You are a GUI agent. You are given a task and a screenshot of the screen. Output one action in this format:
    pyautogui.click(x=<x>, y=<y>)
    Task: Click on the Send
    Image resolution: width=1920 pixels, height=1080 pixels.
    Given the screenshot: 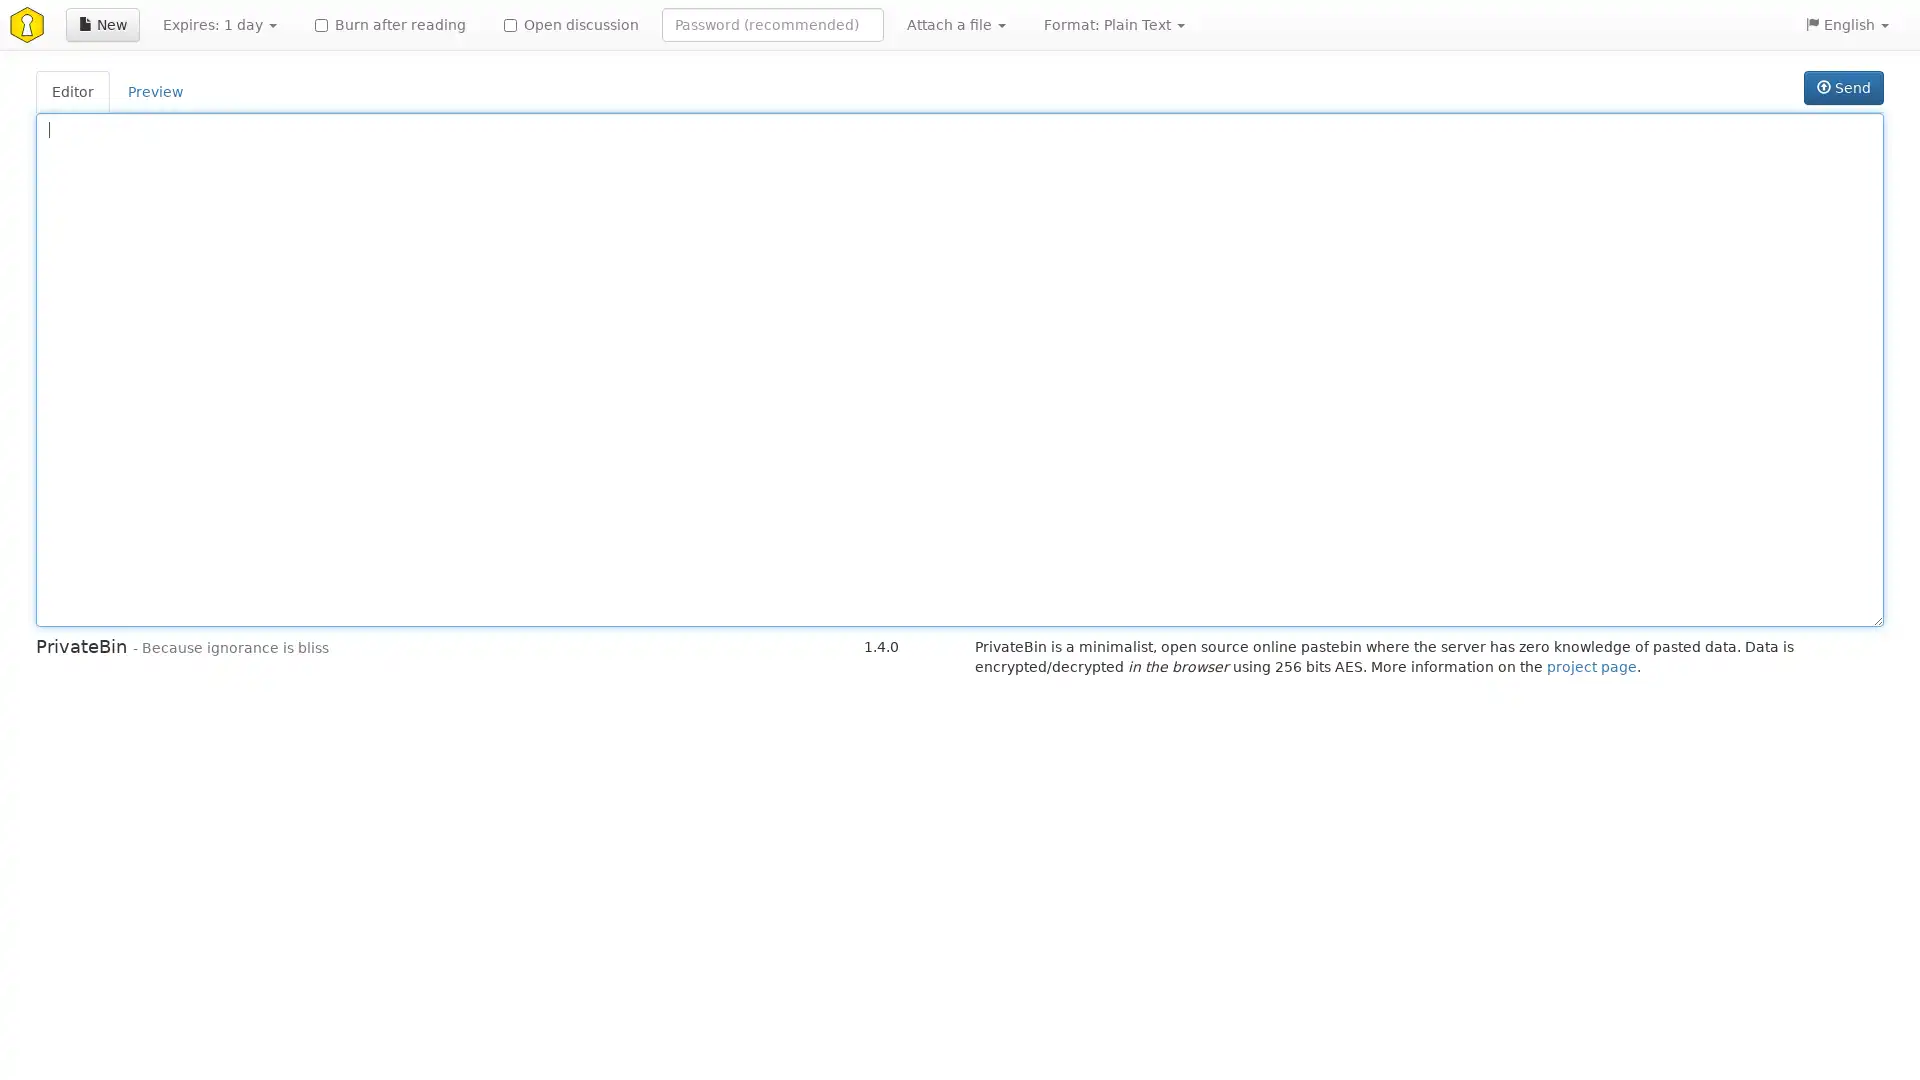 What is the action you would take?
    pyautogui.click(x=1842, y=87)
    